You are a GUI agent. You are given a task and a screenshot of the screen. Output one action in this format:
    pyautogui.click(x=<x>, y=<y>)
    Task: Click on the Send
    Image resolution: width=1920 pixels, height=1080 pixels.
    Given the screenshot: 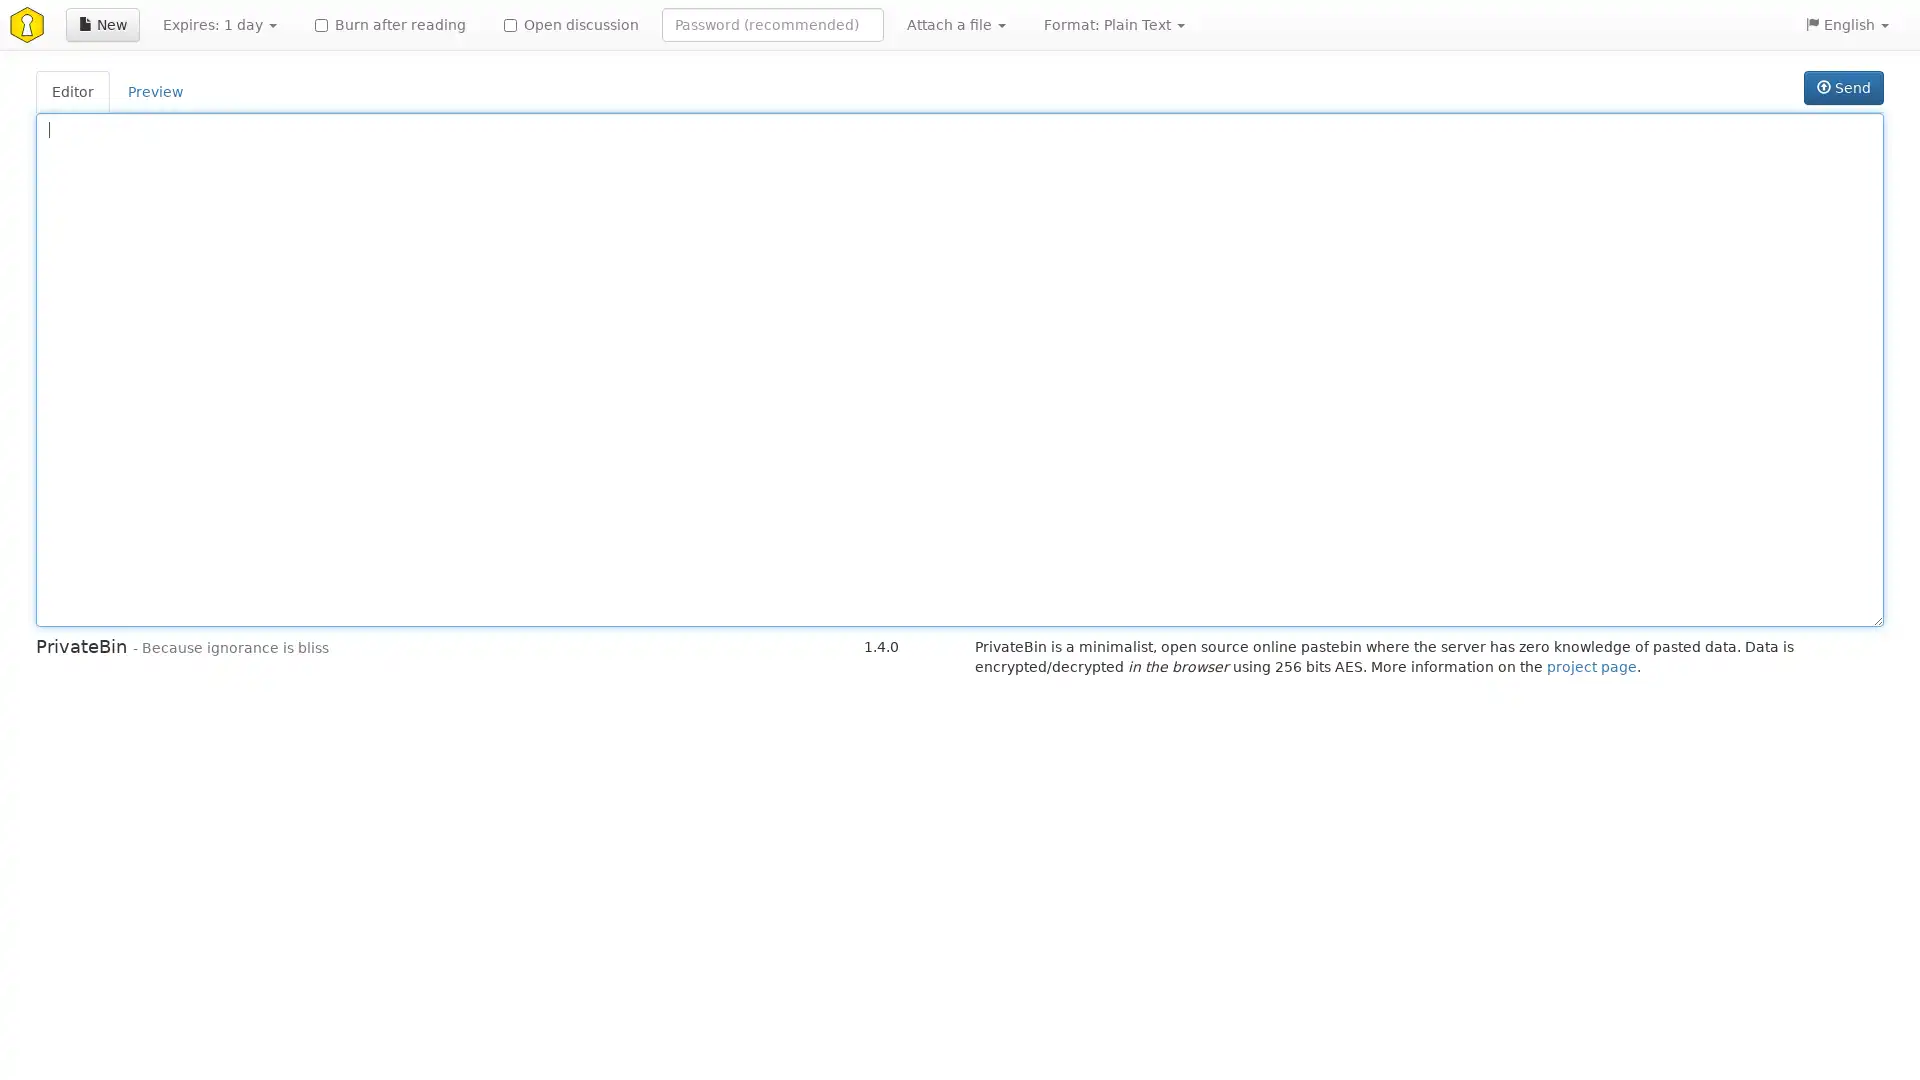 What is the action you would take?
    pyautogui.click(x=1842, y=87)
    